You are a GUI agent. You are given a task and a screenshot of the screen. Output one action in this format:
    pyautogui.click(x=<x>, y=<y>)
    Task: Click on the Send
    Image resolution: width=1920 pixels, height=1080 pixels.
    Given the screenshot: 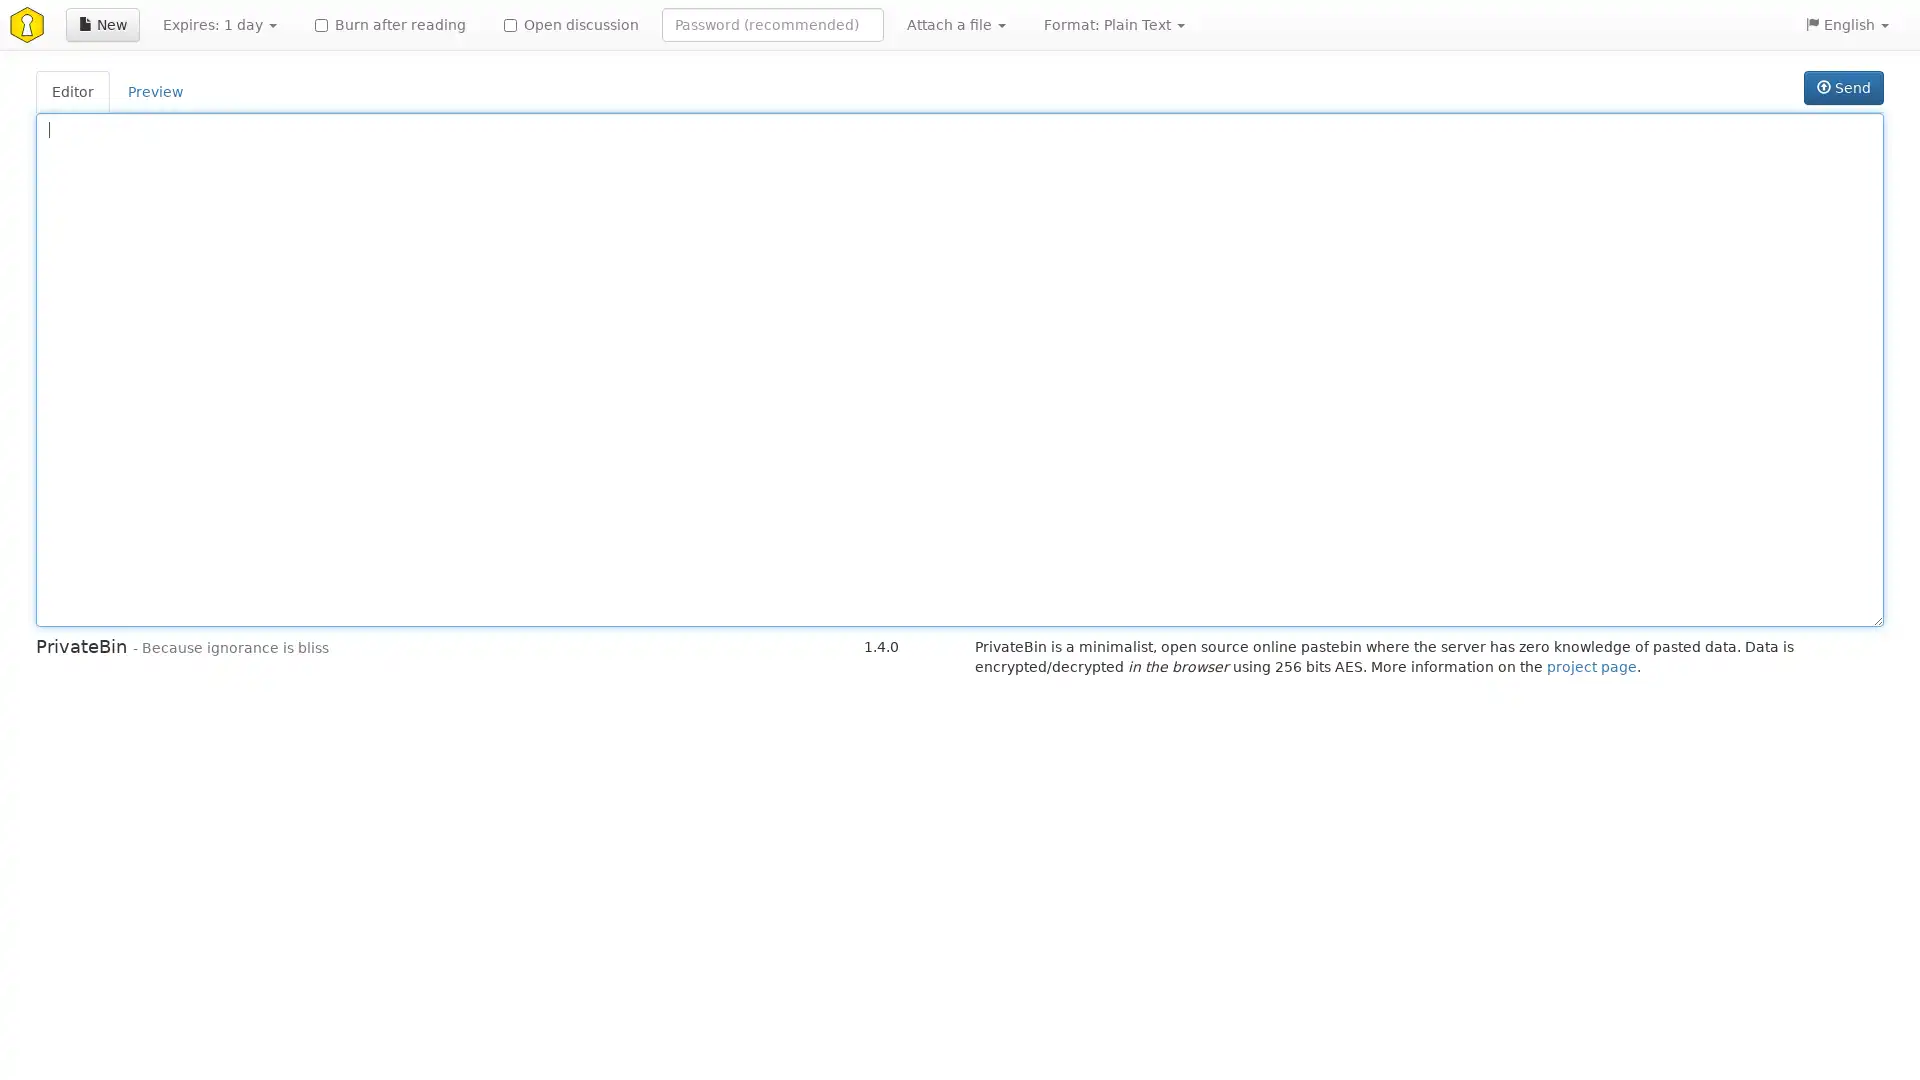 What is the action you would take?
    pyautogui.click(x=1842, y=87)
    